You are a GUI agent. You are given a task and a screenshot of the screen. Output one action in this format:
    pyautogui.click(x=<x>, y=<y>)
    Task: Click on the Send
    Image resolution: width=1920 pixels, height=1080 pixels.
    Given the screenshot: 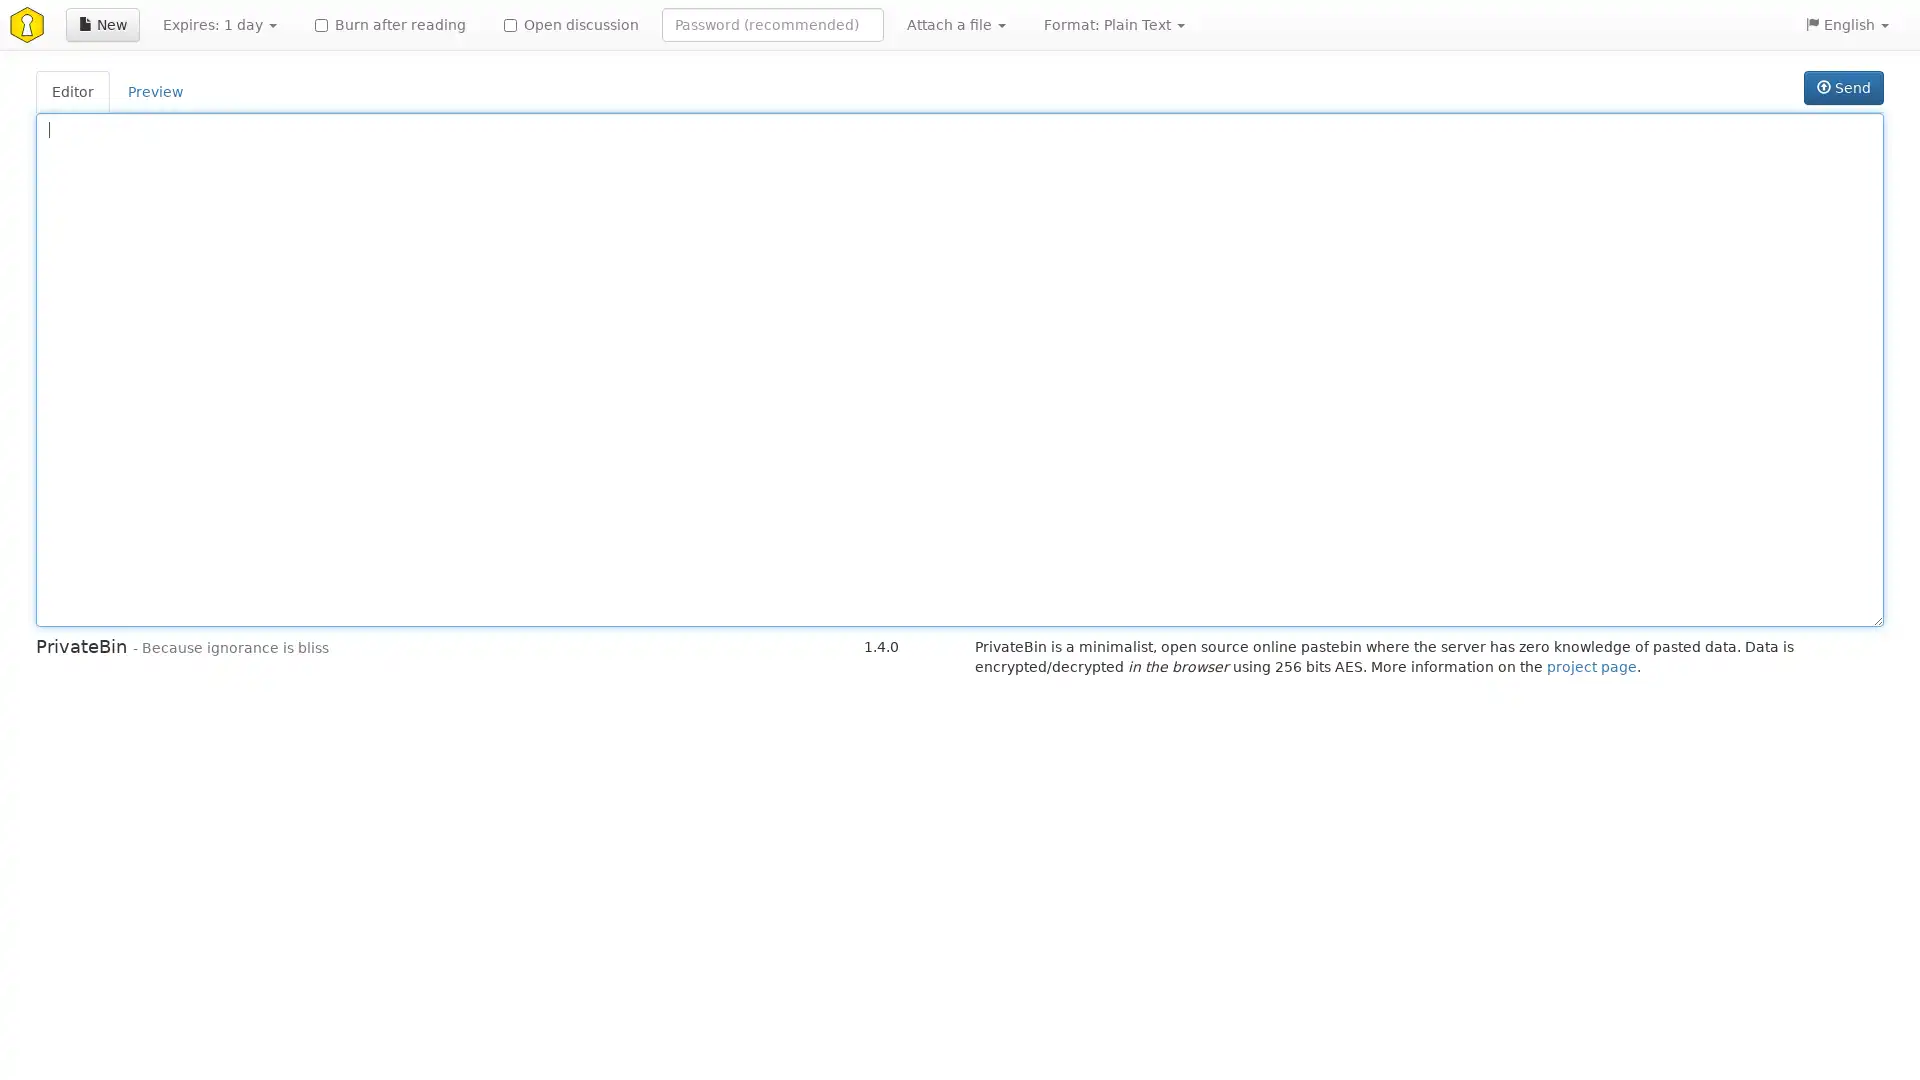 What is the action you would take?
    pyautogui.click(x=1842, y=87)
    